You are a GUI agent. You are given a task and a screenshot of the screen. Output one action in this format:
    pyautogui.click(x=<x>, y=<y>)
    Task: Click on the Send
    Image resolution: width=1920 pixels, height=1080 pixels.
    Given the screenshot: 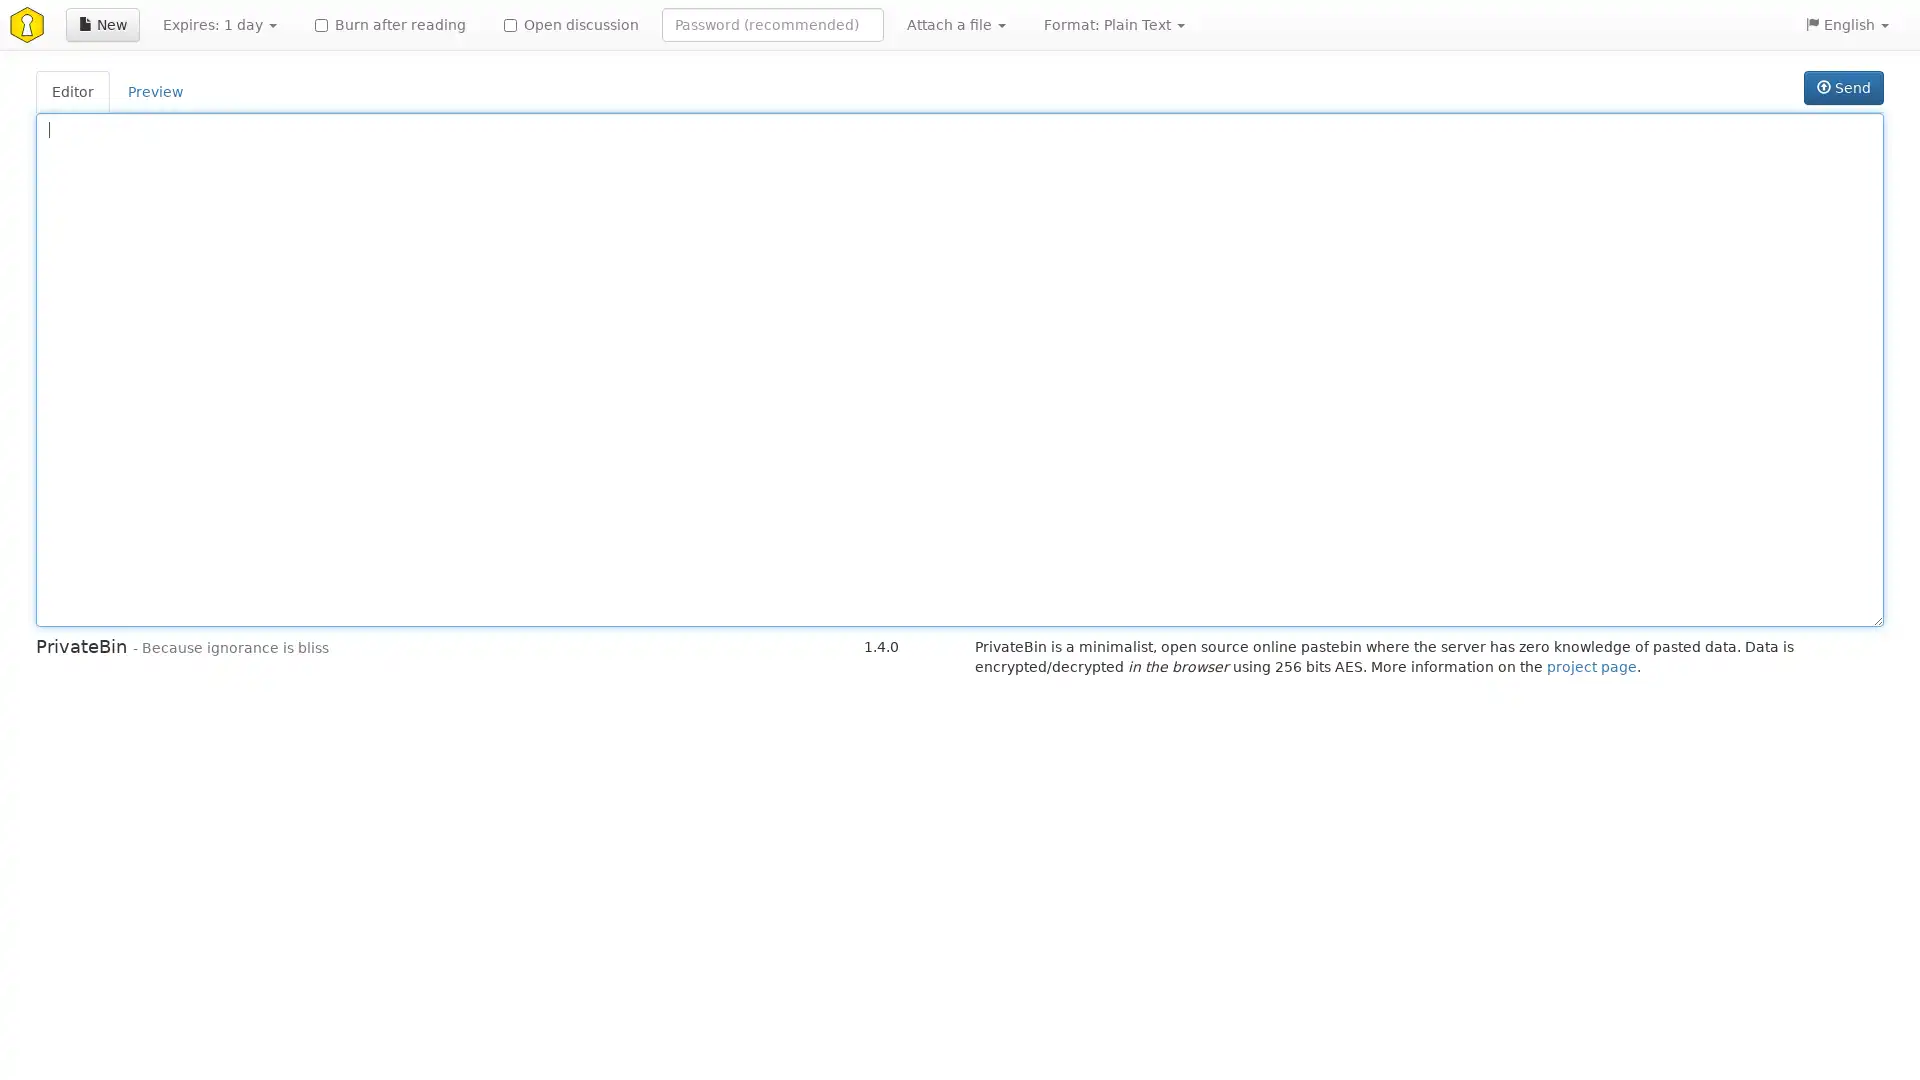 What is the action you would take?
    pyautogui.click(x=1842, y=87)
    